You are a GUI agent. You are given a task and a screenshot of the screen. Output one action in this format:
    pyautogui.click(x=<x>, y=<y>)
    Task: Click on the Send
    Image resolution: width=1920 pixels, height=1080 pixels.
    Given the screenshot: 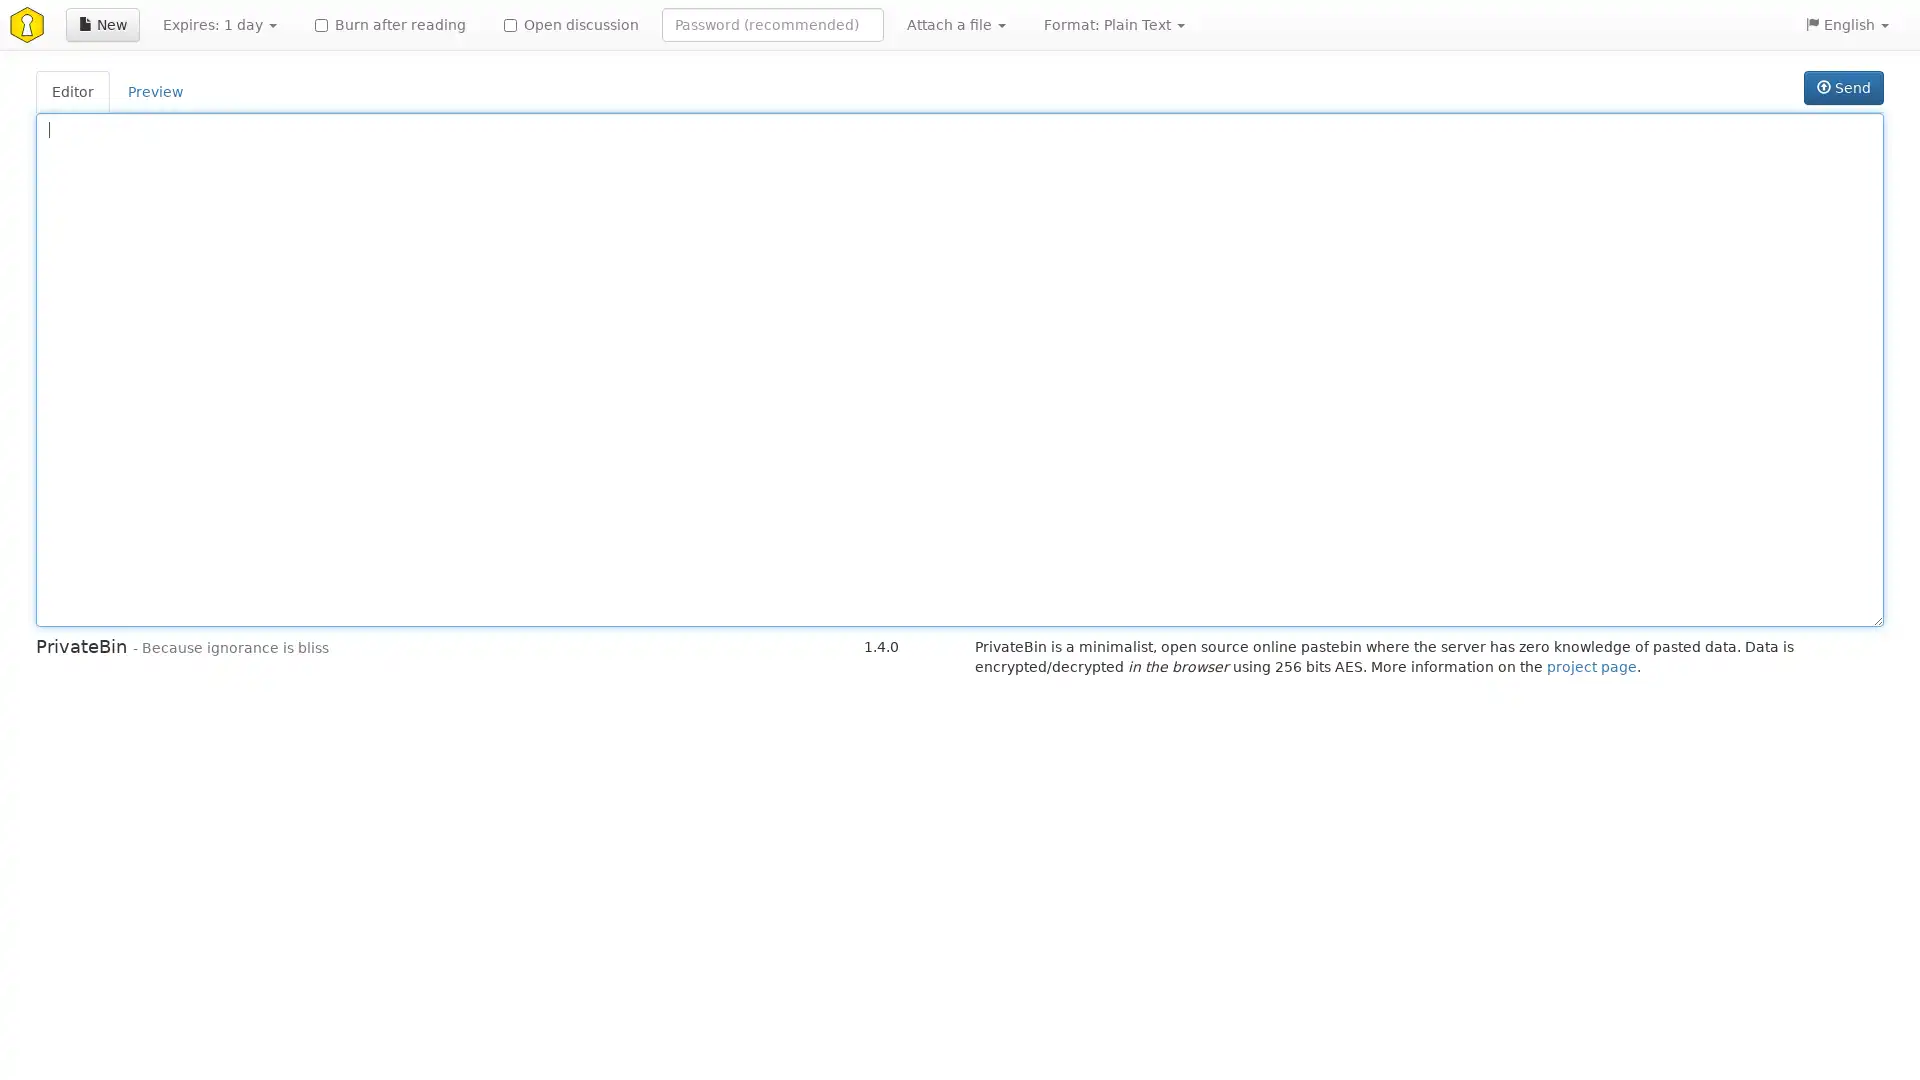 What is the action you would take?
    pyautogui.click(x=1842, y=87)
    